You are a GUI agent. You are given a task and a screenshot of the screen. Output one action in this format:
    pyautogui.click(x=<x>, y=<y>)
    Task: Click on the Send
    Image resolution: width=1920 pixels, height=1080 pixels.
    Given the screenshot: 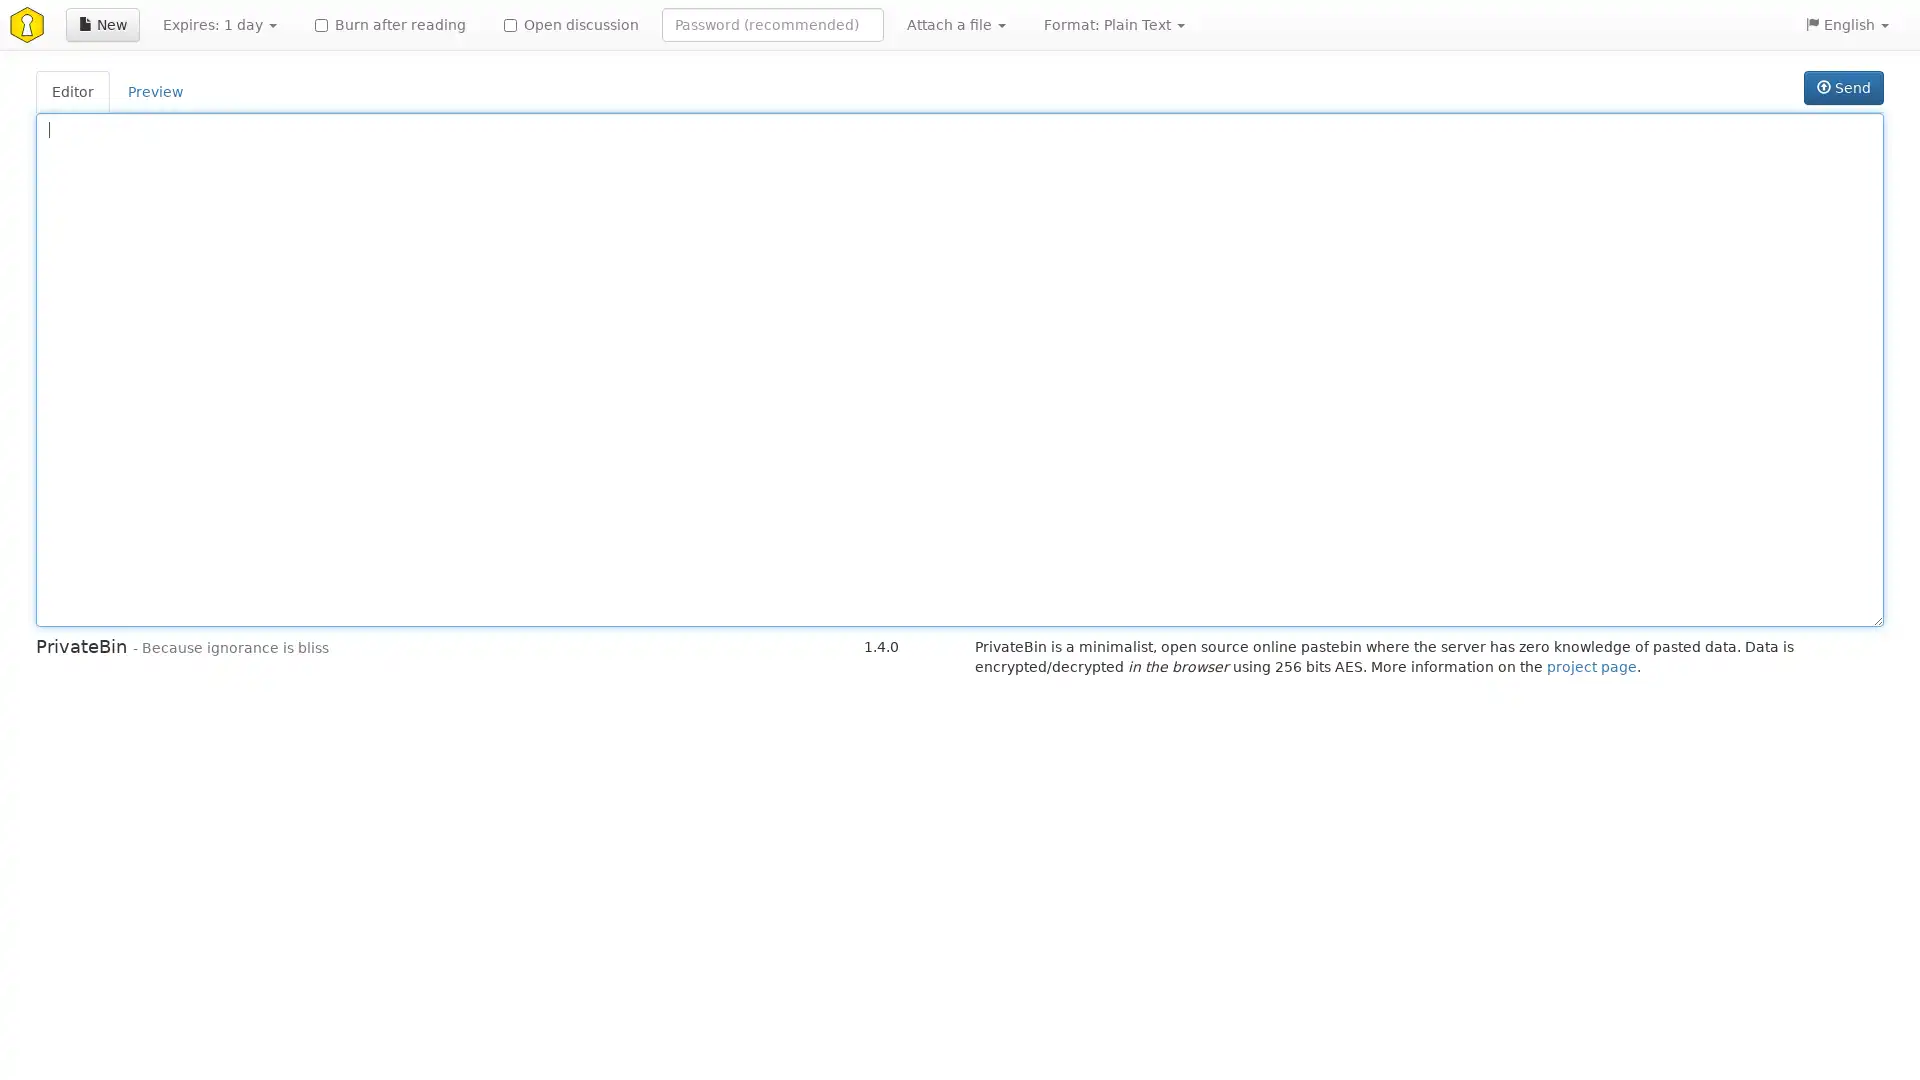 What is the action you would take?
    pyautogui.click(x=1842, y=87)
    